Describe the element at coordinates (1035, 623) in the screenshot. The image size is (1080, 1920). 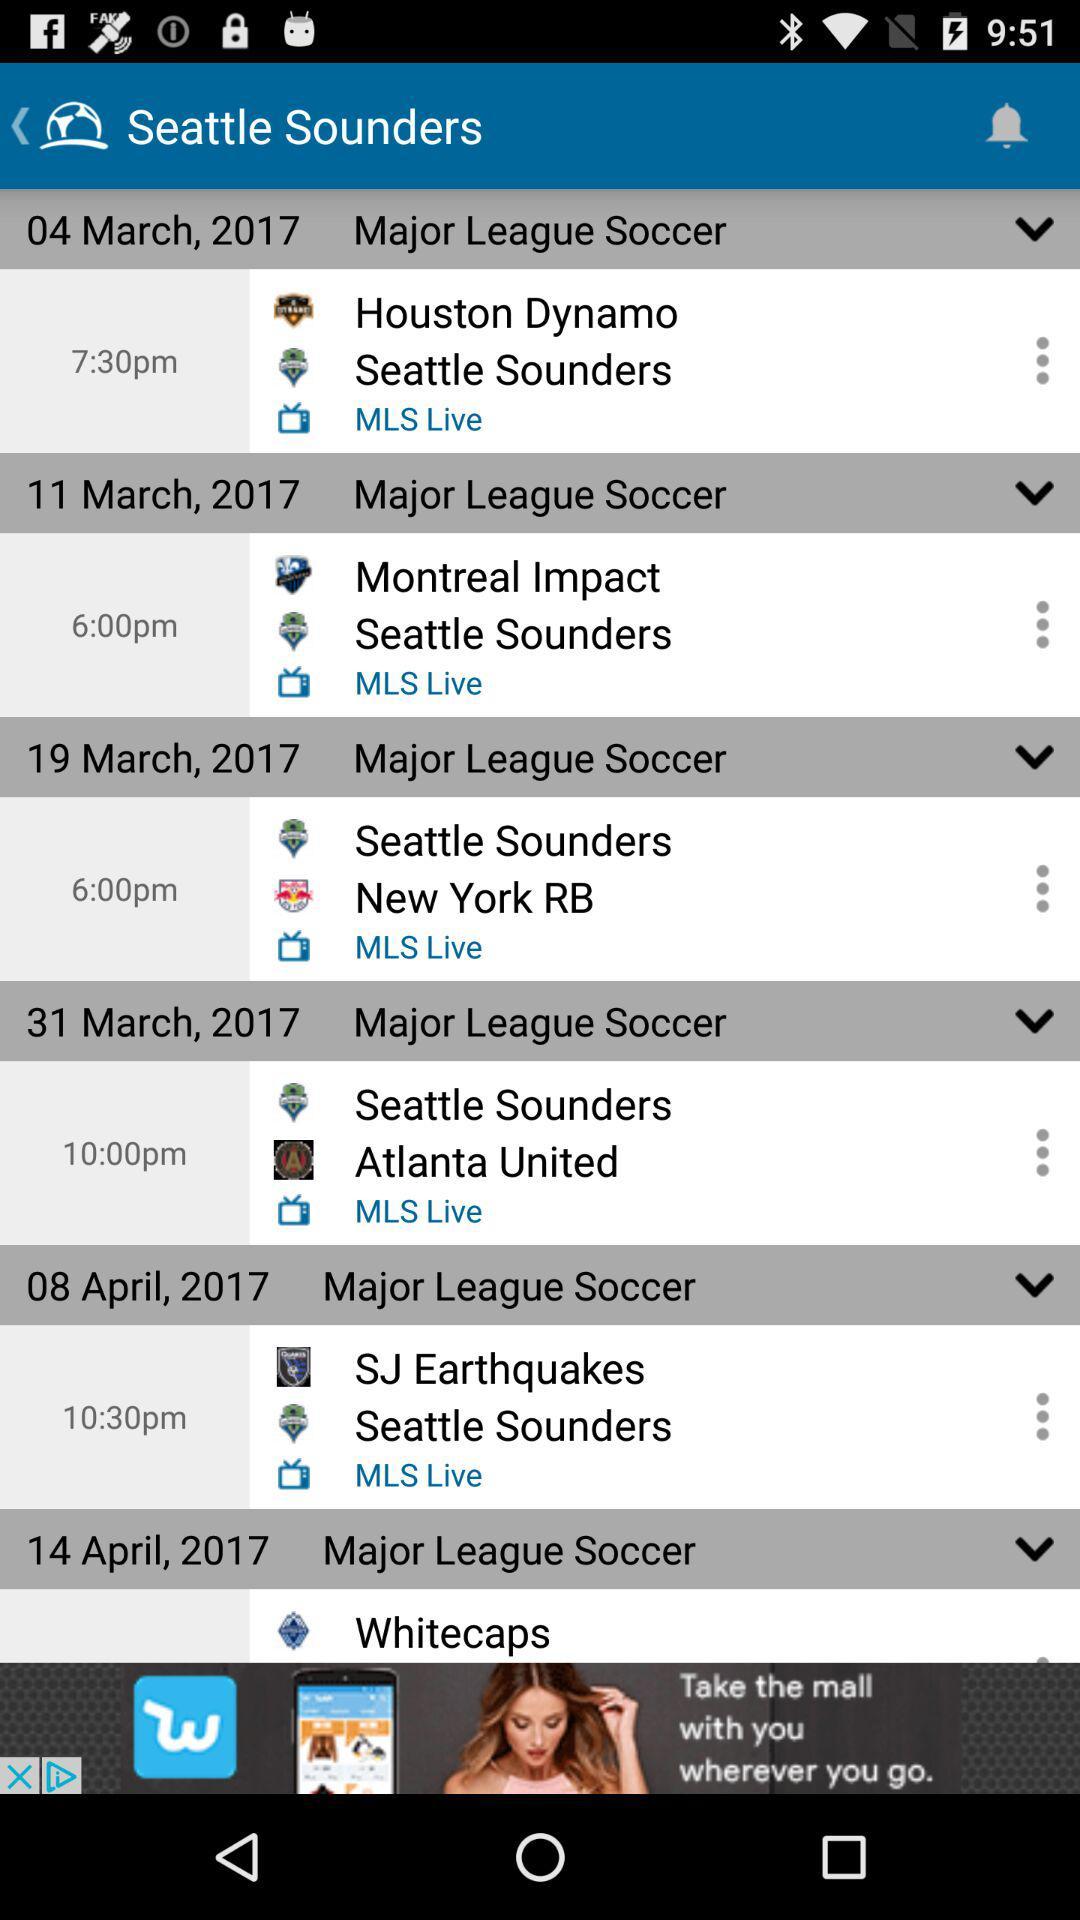
I see `more information` at that location.